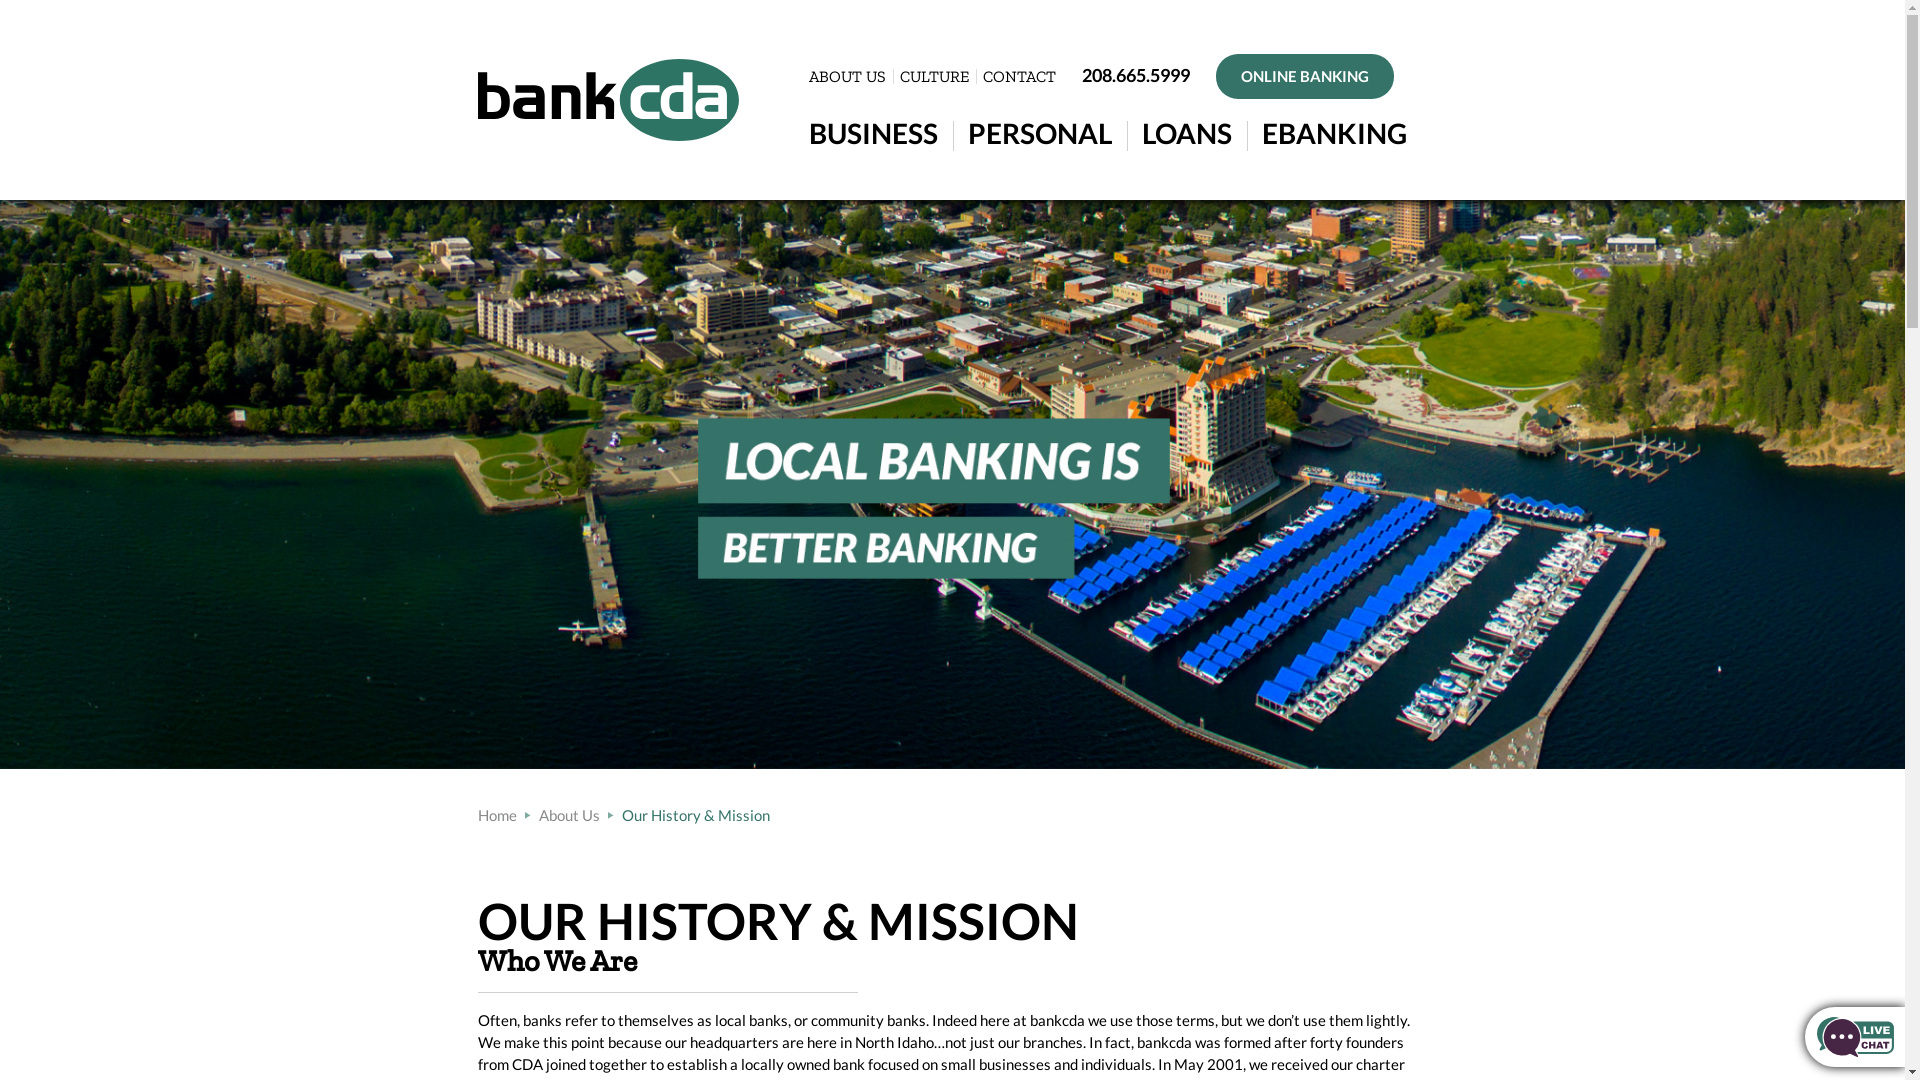  I want to click on 'LOANS', so click(1186, 131).